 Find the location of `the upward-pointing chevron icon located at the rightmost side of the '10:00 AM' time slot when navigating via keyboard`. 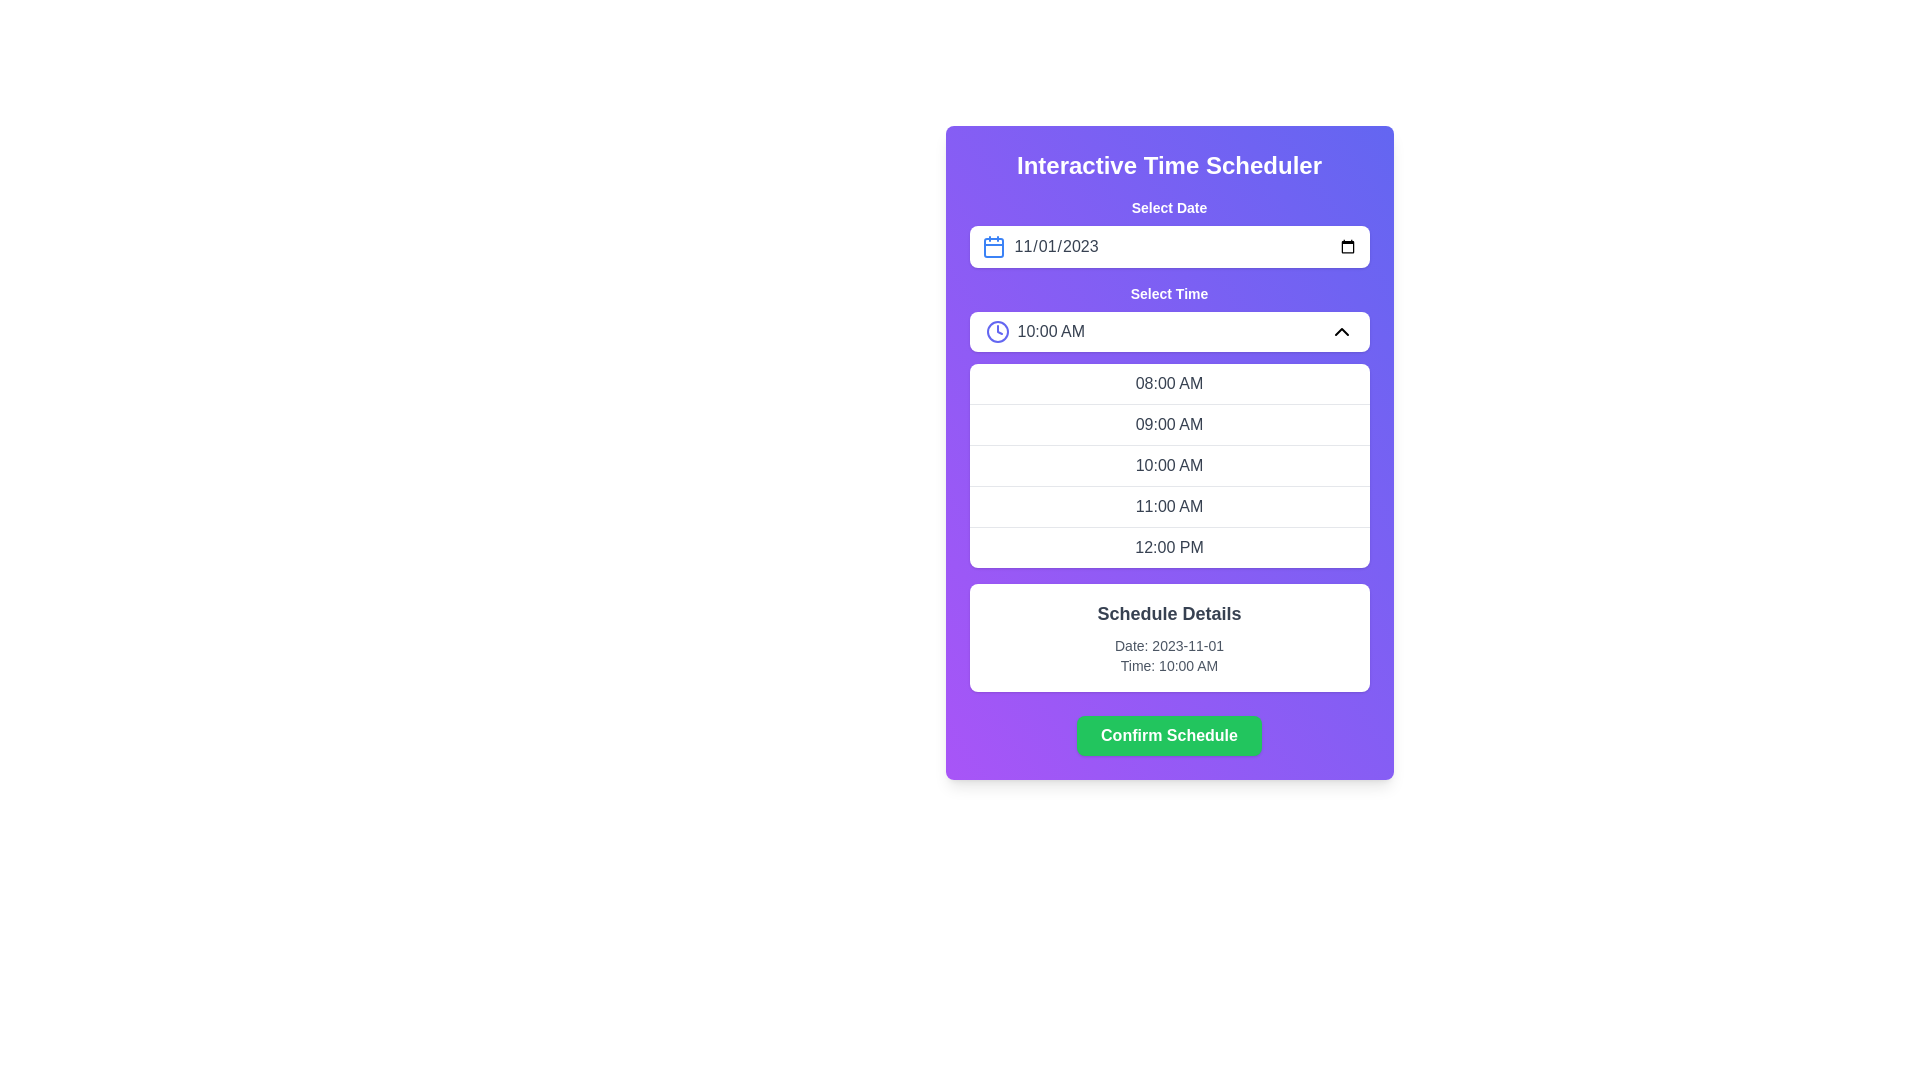

the upward-pointing chevron icon located at the rightmost side of the '10:00 AM' time slot when navigating via keyboard is located at coordinates (1341, 330).